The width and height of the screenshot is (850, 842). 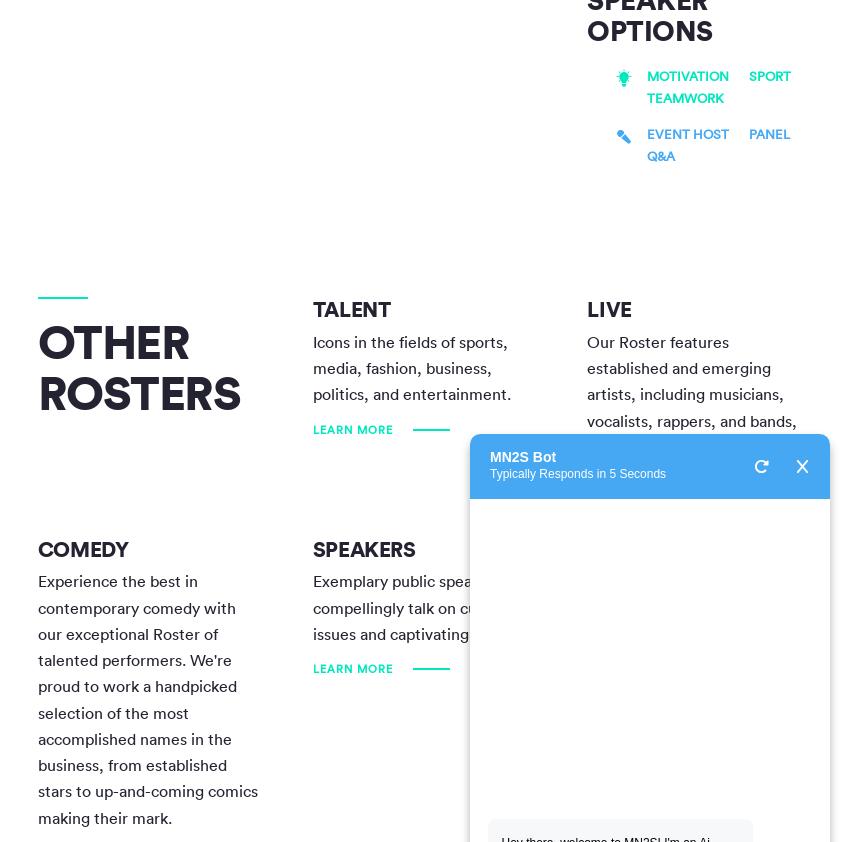 What do you see at coordinates (690, 407) in the screenshot?
I see `'Our Roster features established and emerging artists, including musicians, vocalists, rappers, and bands, covering a wide range of genres and styles.'` at bounding box center [690, 407].